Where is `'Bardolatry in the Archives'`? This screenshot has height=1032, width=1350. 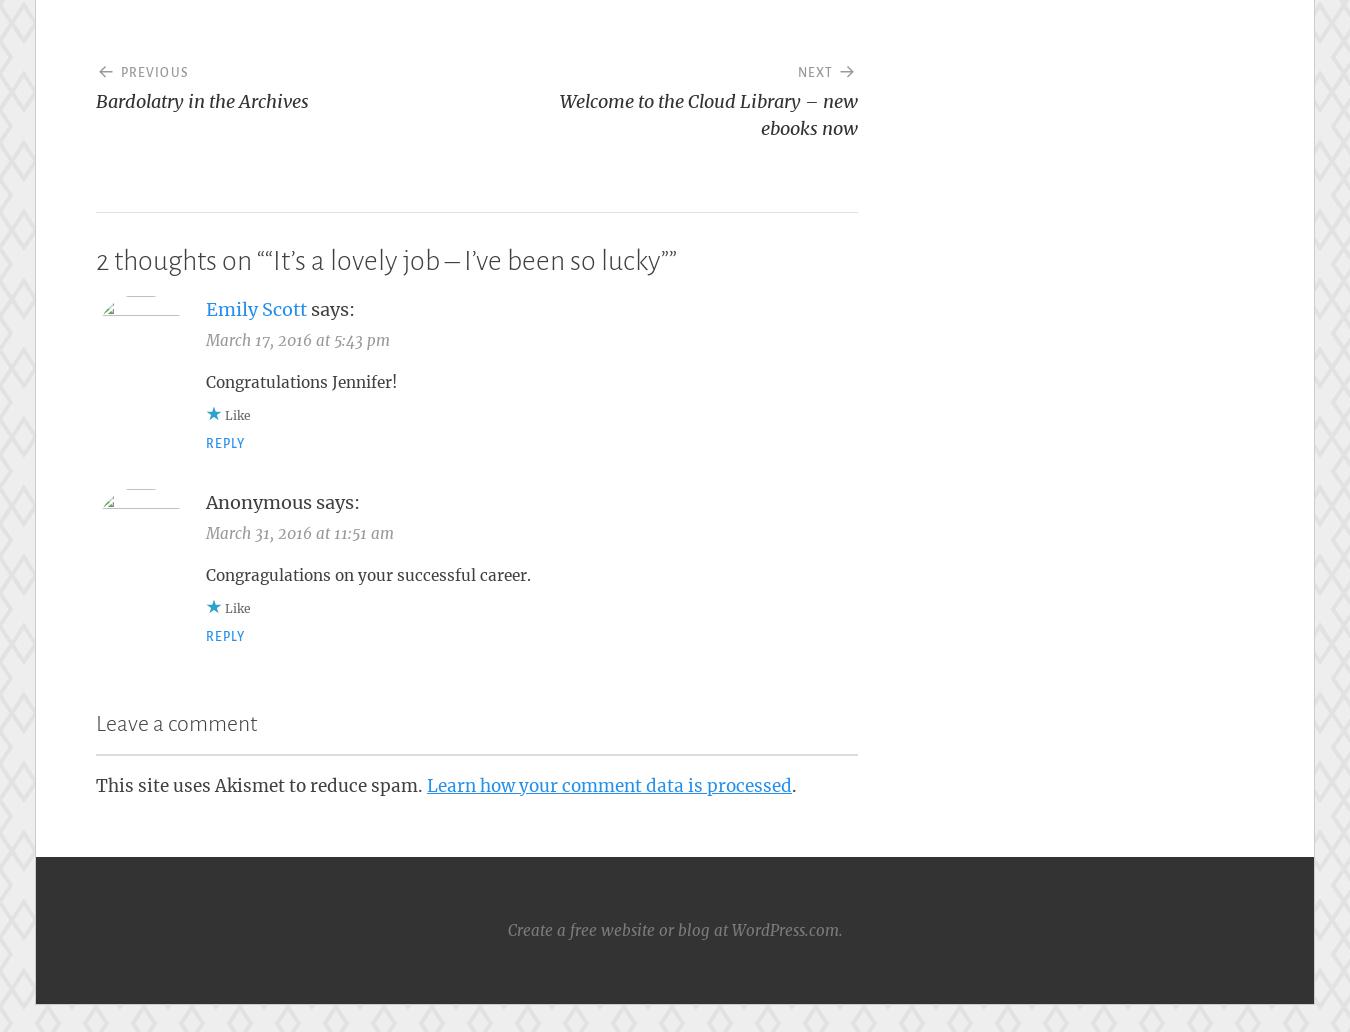
'Bardolatry in the Archives' is located at coordinates (94, 100).